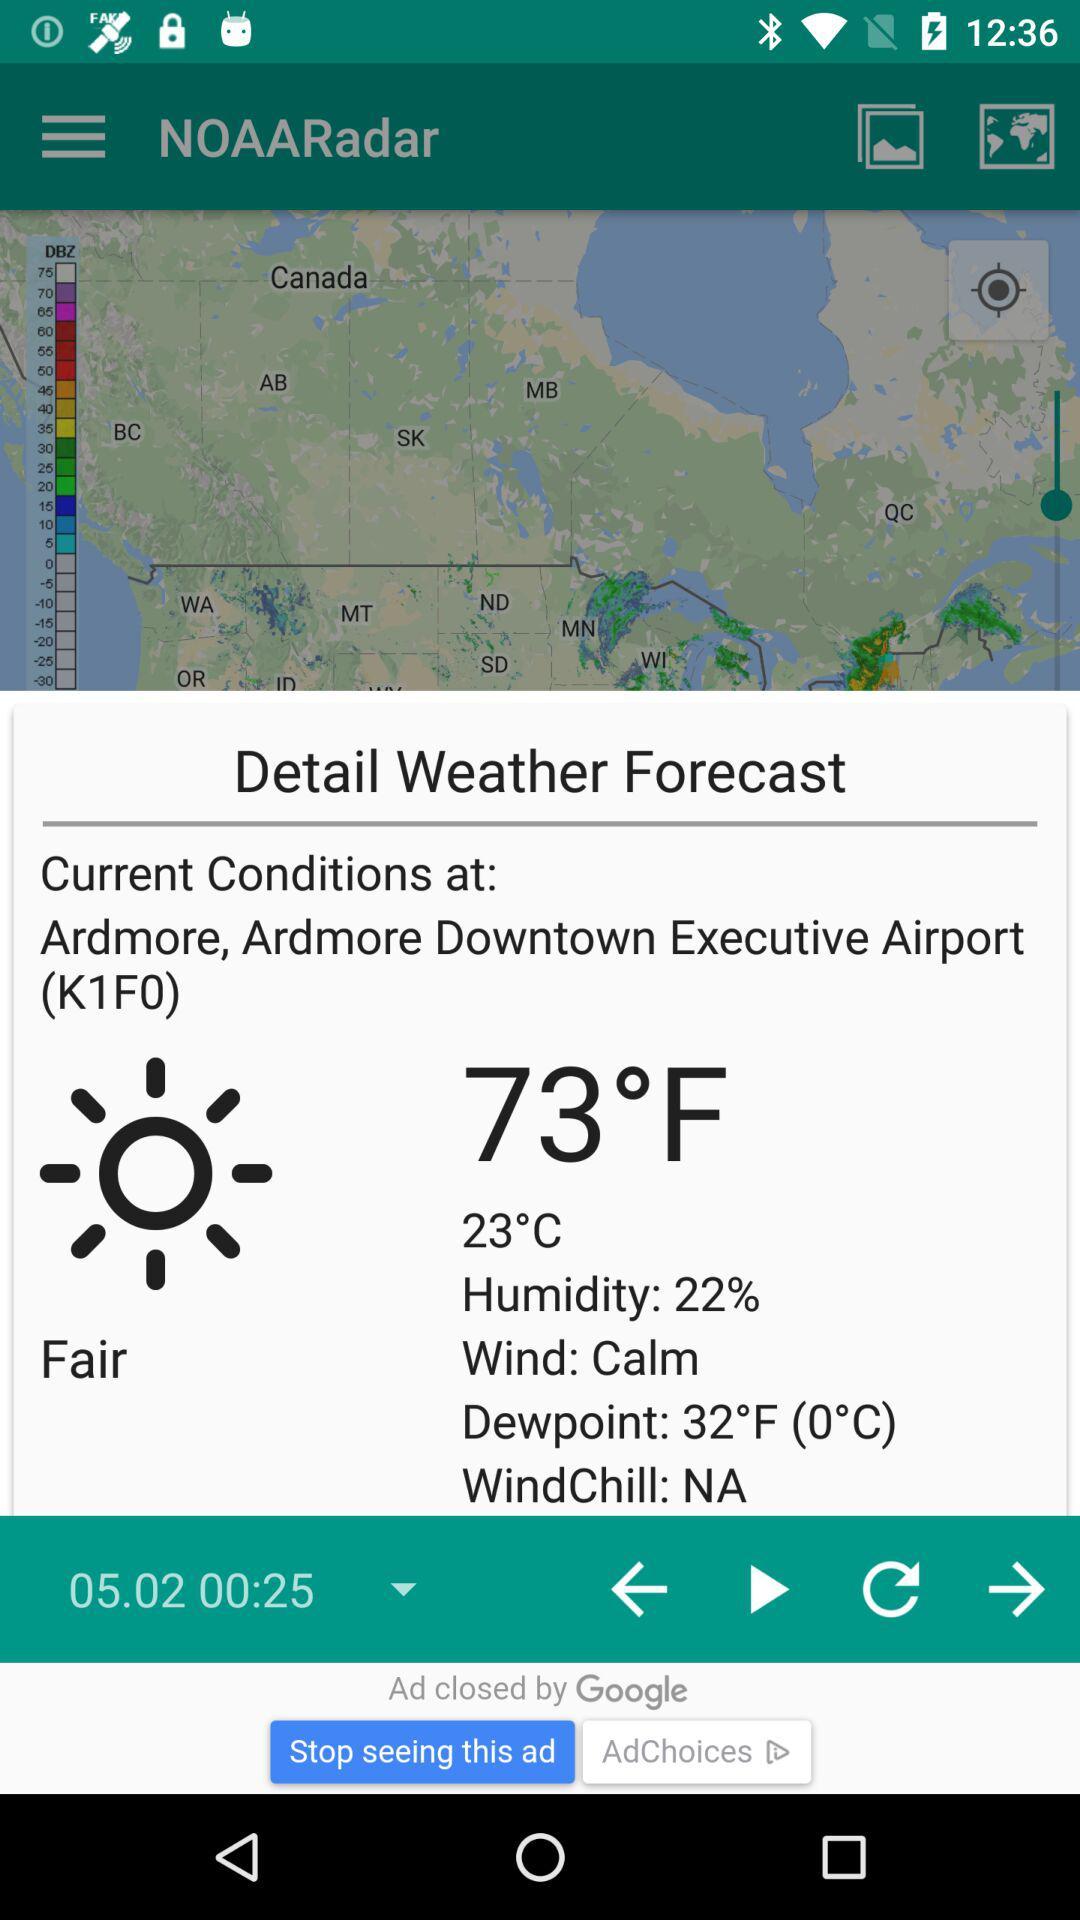 The width and height of the screenshot is (1080, 1920). What do you see at coordinates (998, 1317) in the screenshot?
I see `the item to the right of the dewpoint 32 f icon` at bounding box center [998, 1317].